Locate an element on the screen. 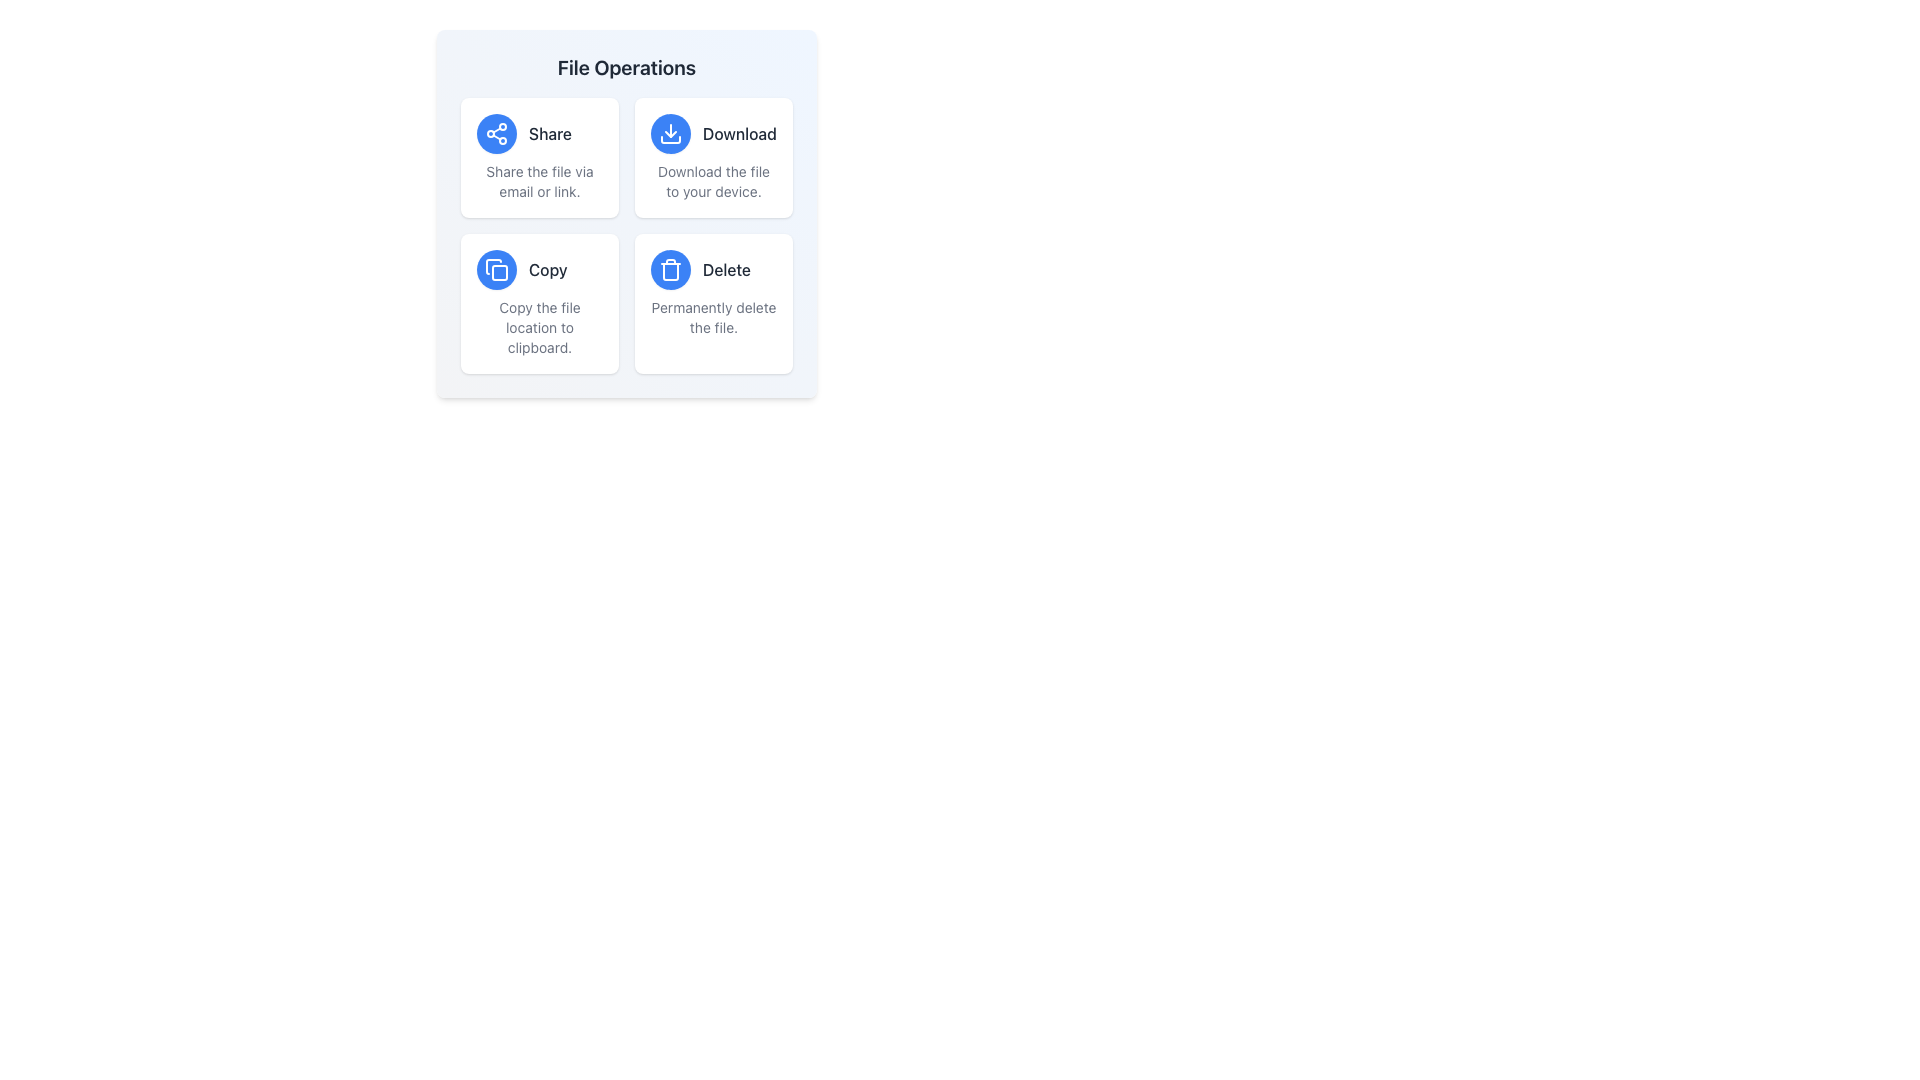 This screenshot has width=1920, height=1080. informative purpose of the text label that reads 'Permanently delete the file.' located within the 'Delete' card in the 'File Operations' grid is located at coordinates (714, 316).